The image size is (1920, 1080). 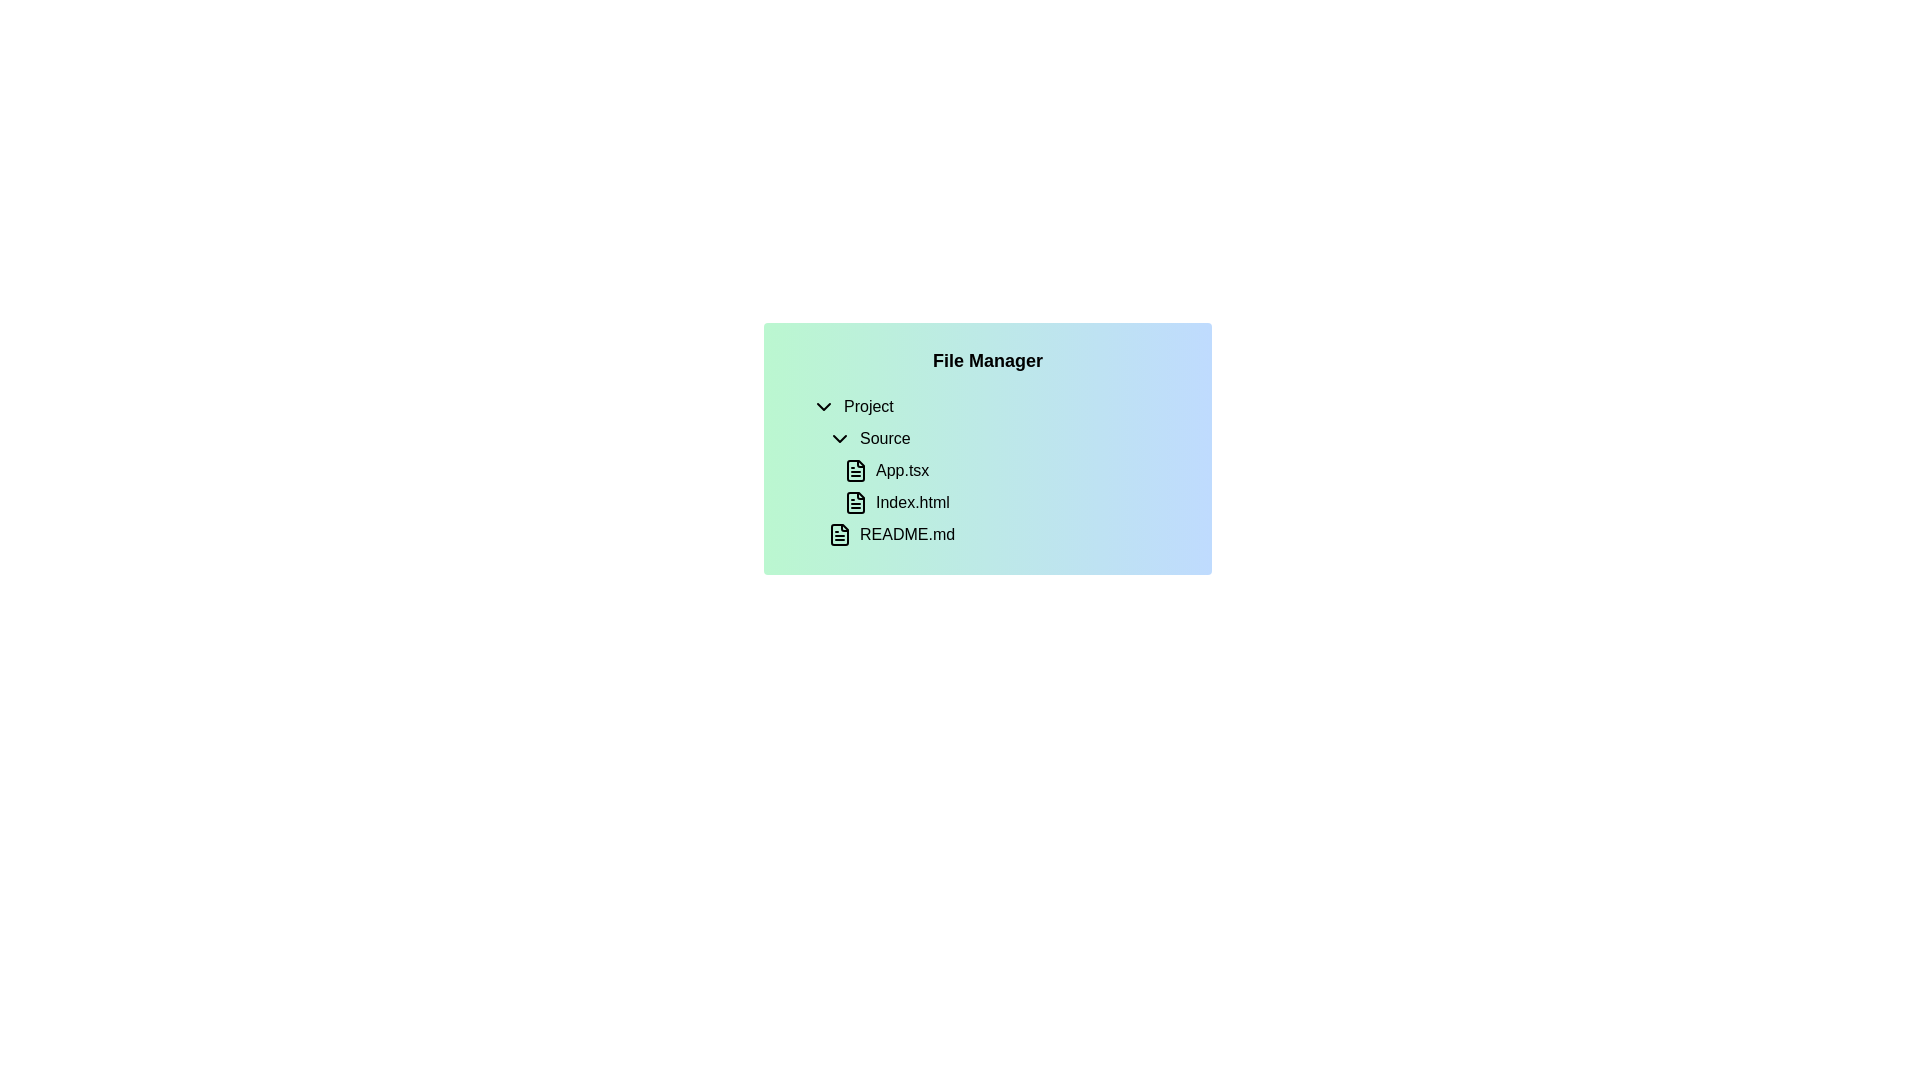 What do you see at coordinates (901, 470) in the screenshot?
I see `the 'App.tsx' text label located under the 'Source' directory to show the context menu` at bounding box center [901, 470].